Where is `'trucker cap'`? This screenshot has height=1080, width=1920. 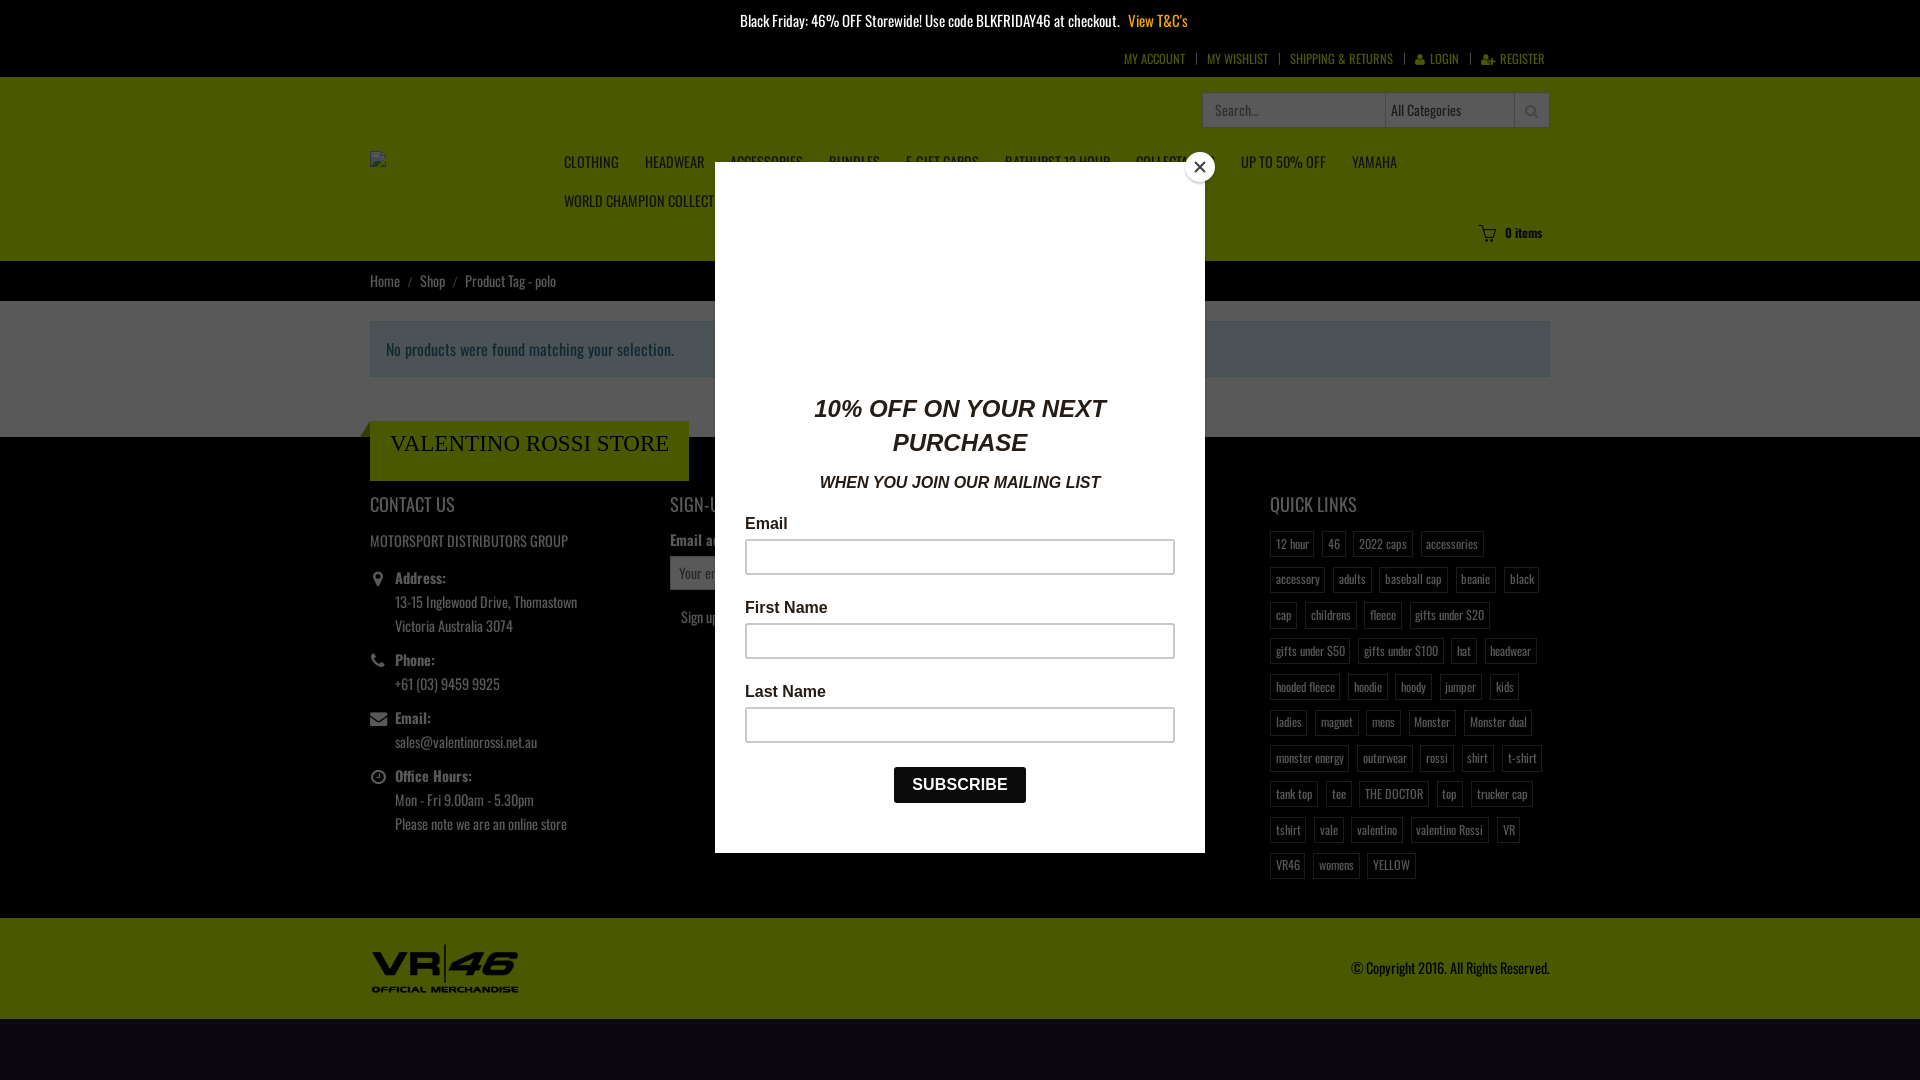
'trucker cap' is located at coordinates (1470, 793).